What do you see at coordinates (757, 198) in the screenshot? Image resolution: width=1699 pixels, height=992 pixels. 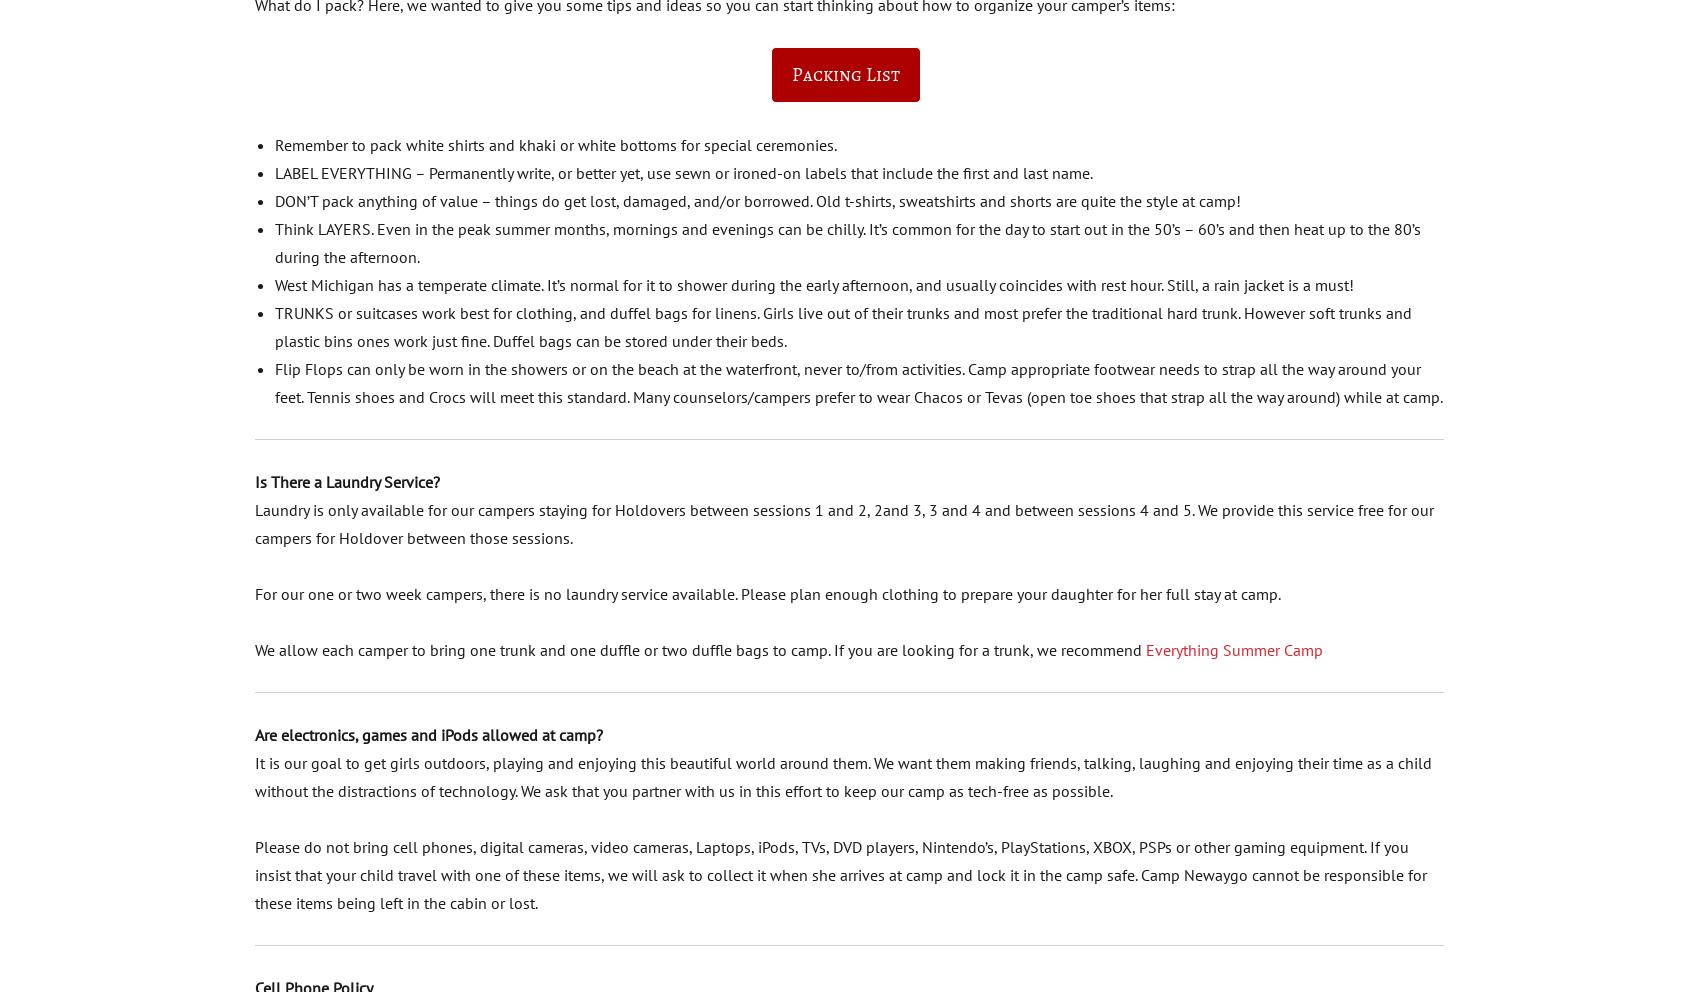 I see `'DON’T pack anything of value – things do get lost, damaged, and/or borrowed. Old t-shirts, sweatshirts and shorts are quite the style at camp!'` at bounding box center [757, 198].